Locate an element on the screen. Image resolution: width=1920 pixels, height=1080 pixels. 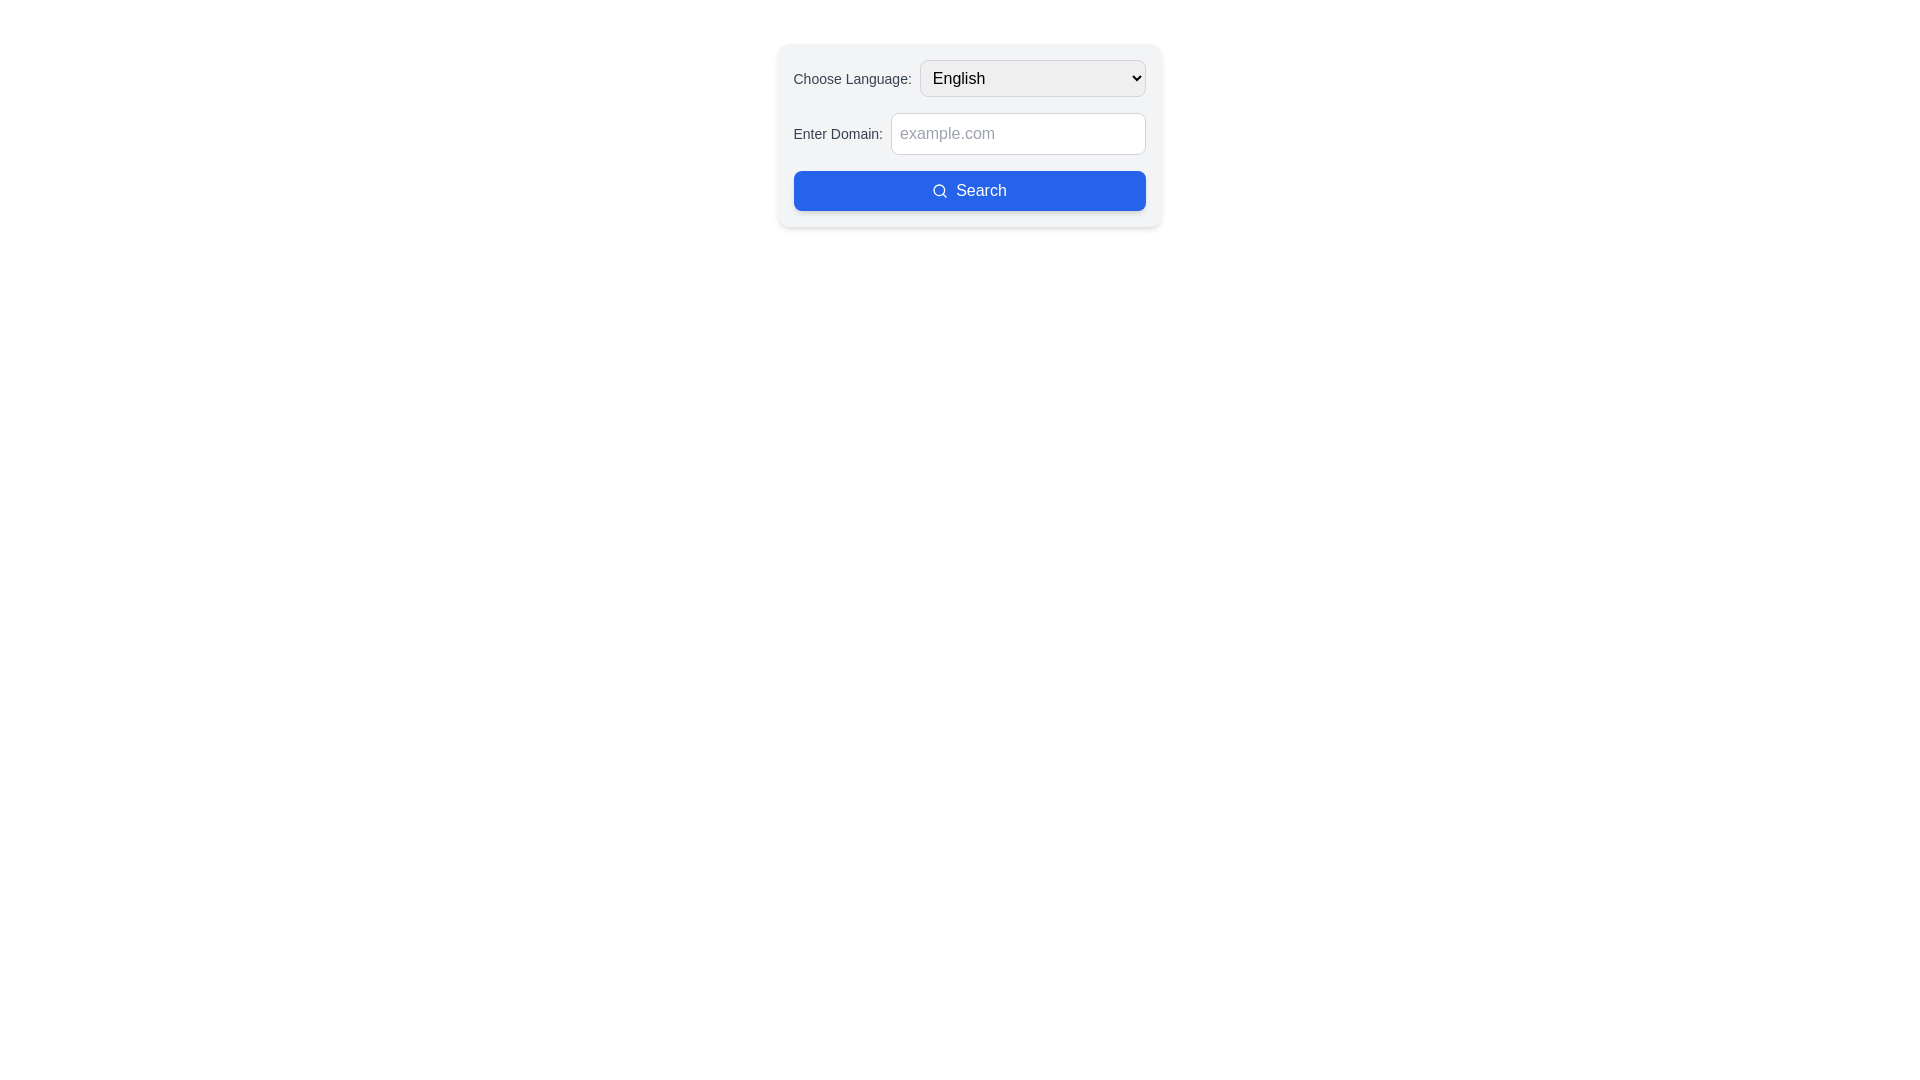
the text input field for domain entry, which is the second field in the input group below the 'Choose Language' dropdown and above the 'Search' button is located at coordinates (969, 134).